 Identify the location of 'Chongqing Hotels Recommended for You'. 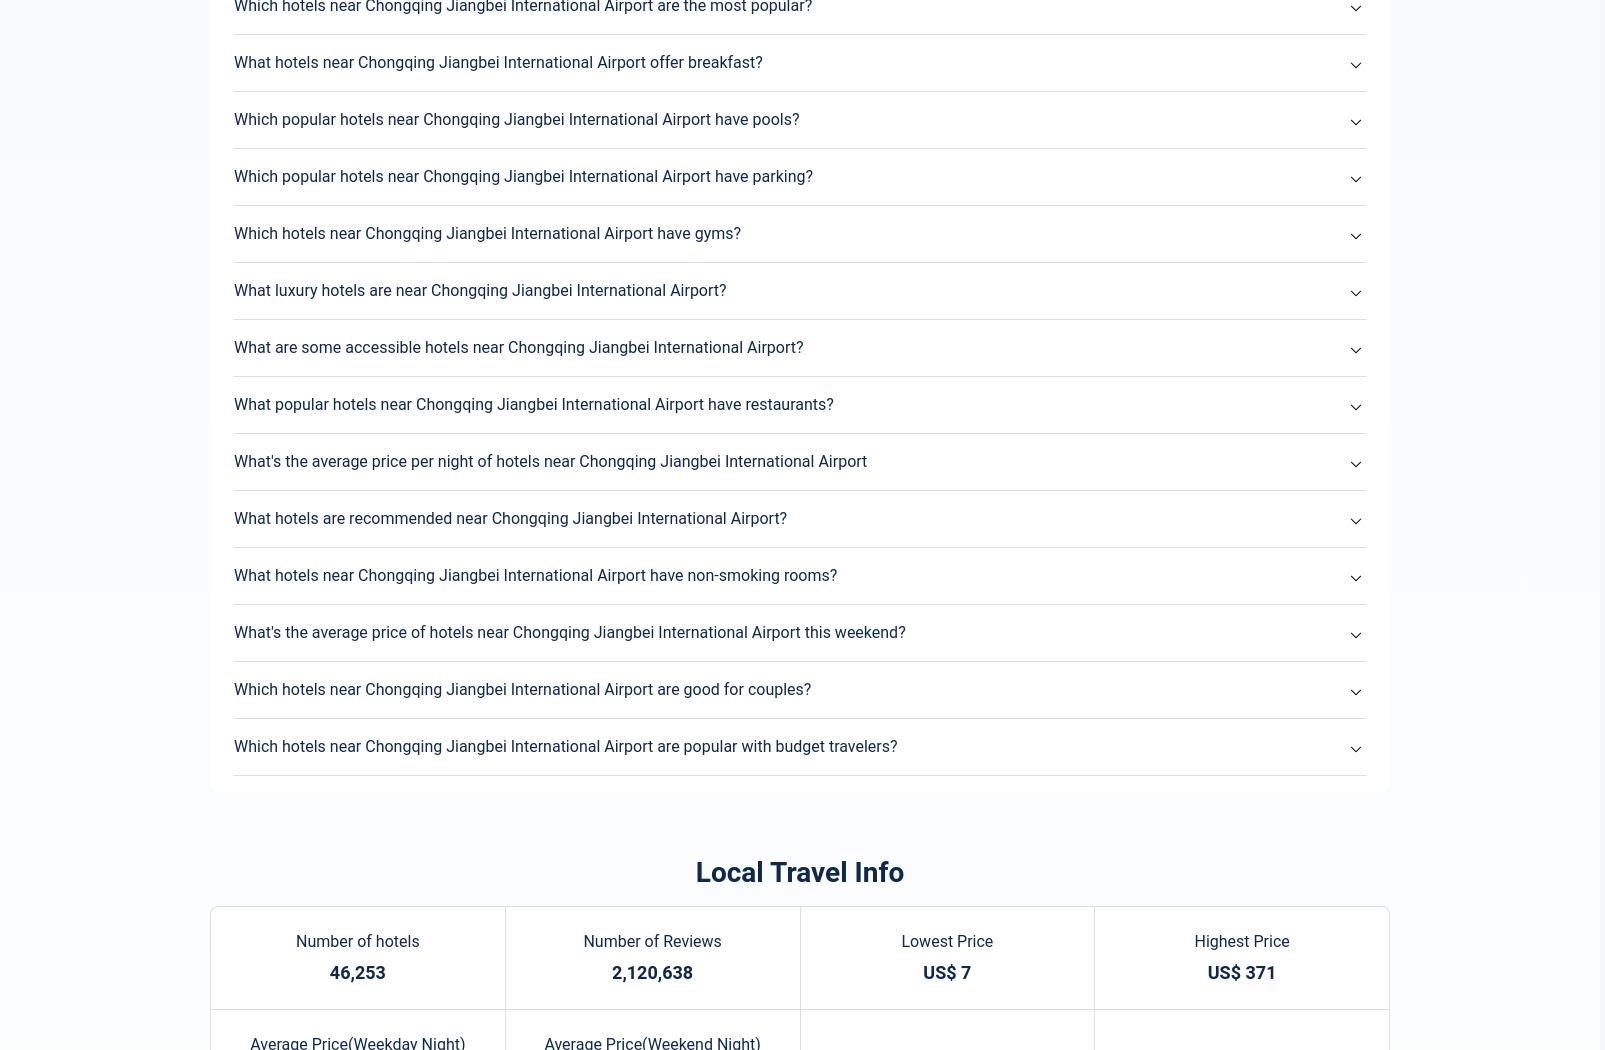
(485, 120).